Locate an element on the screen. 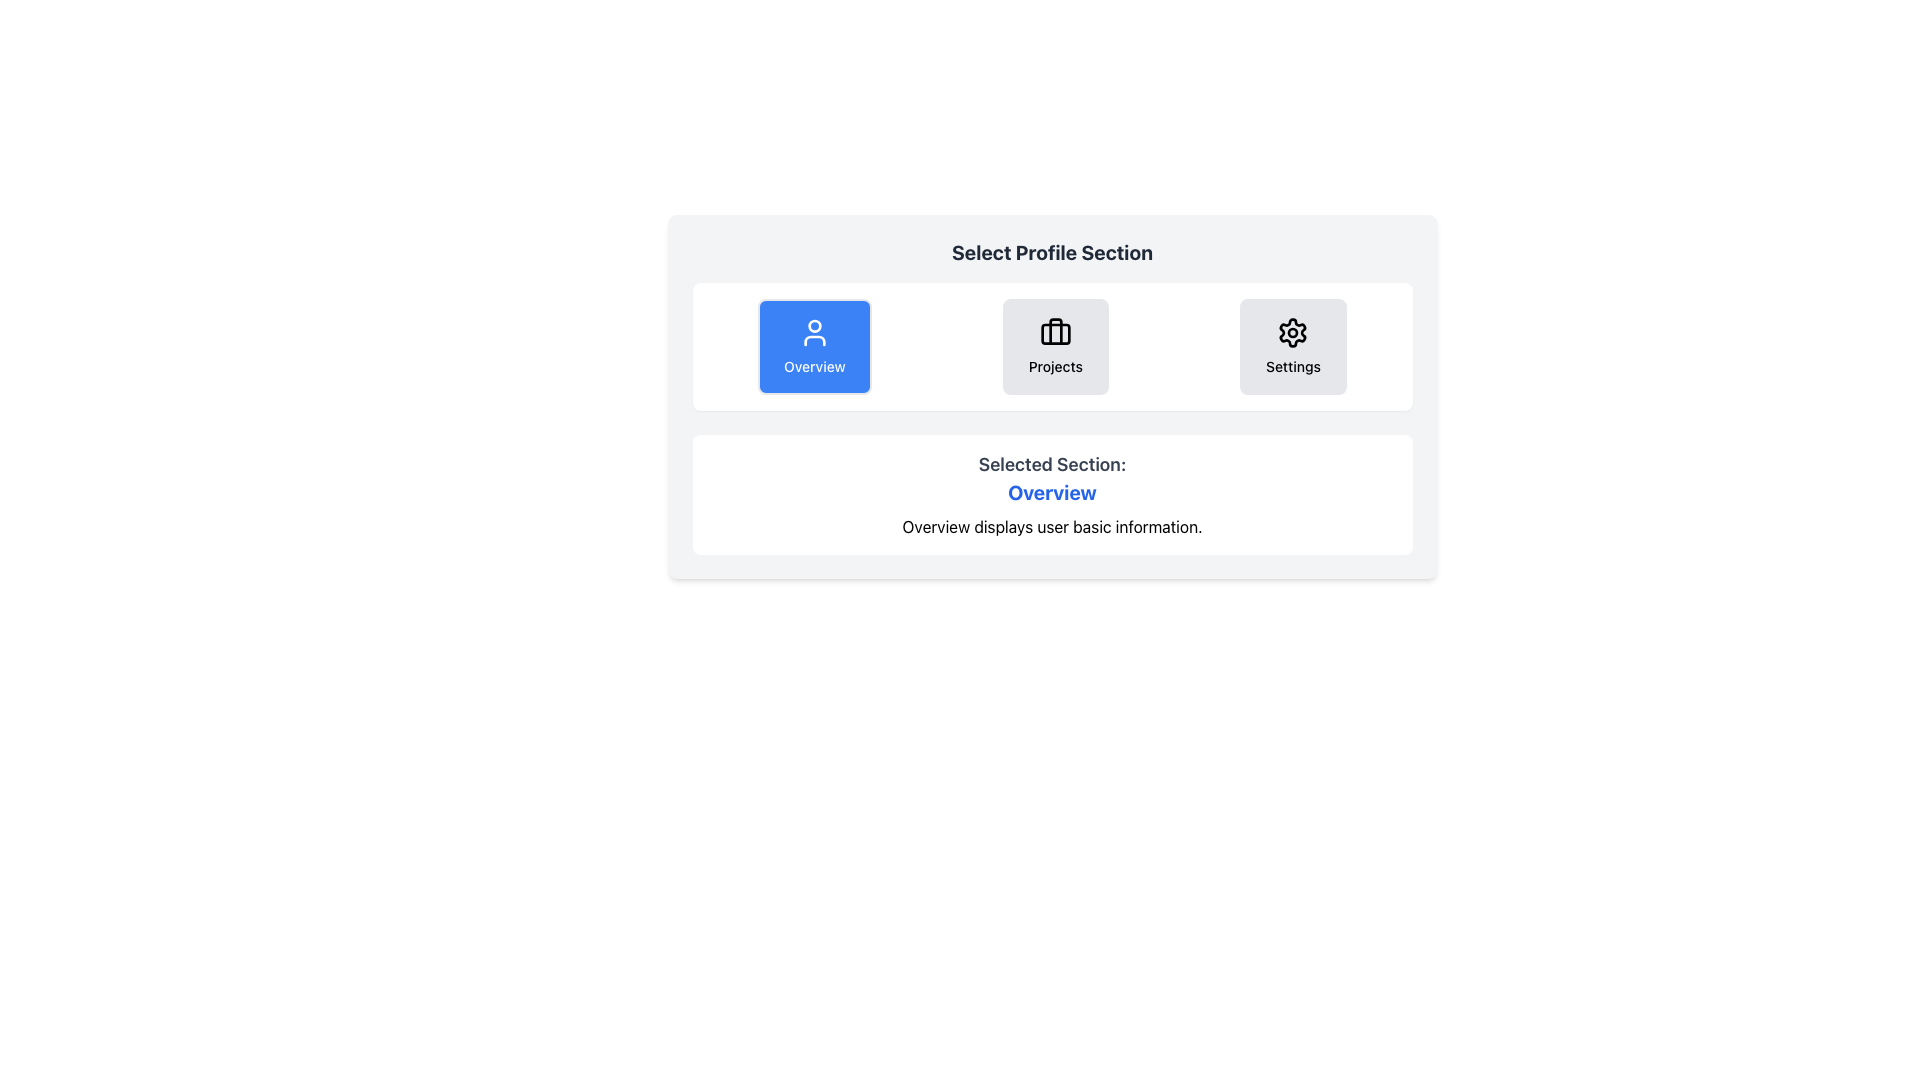 The image size is (1920, 1080). the 'Projects' button, which is a rectangular button with rounded edges, light gray background, and a briefcase icon above the label, located between the 'Overview' and 'Settings' buttons is located at coordinates (1054, 346).